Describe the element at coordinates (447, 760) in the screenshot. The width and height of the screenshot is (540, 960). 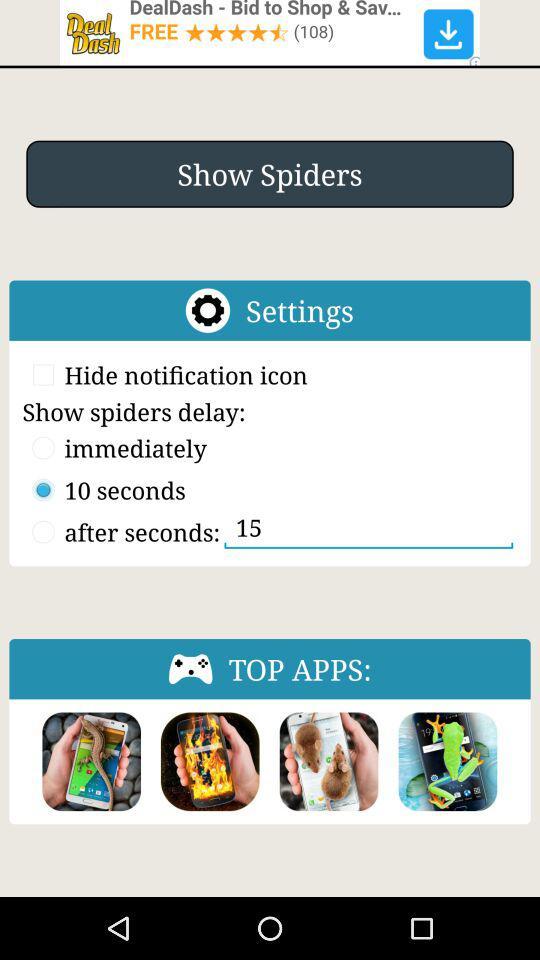
I see `game option` at that location.